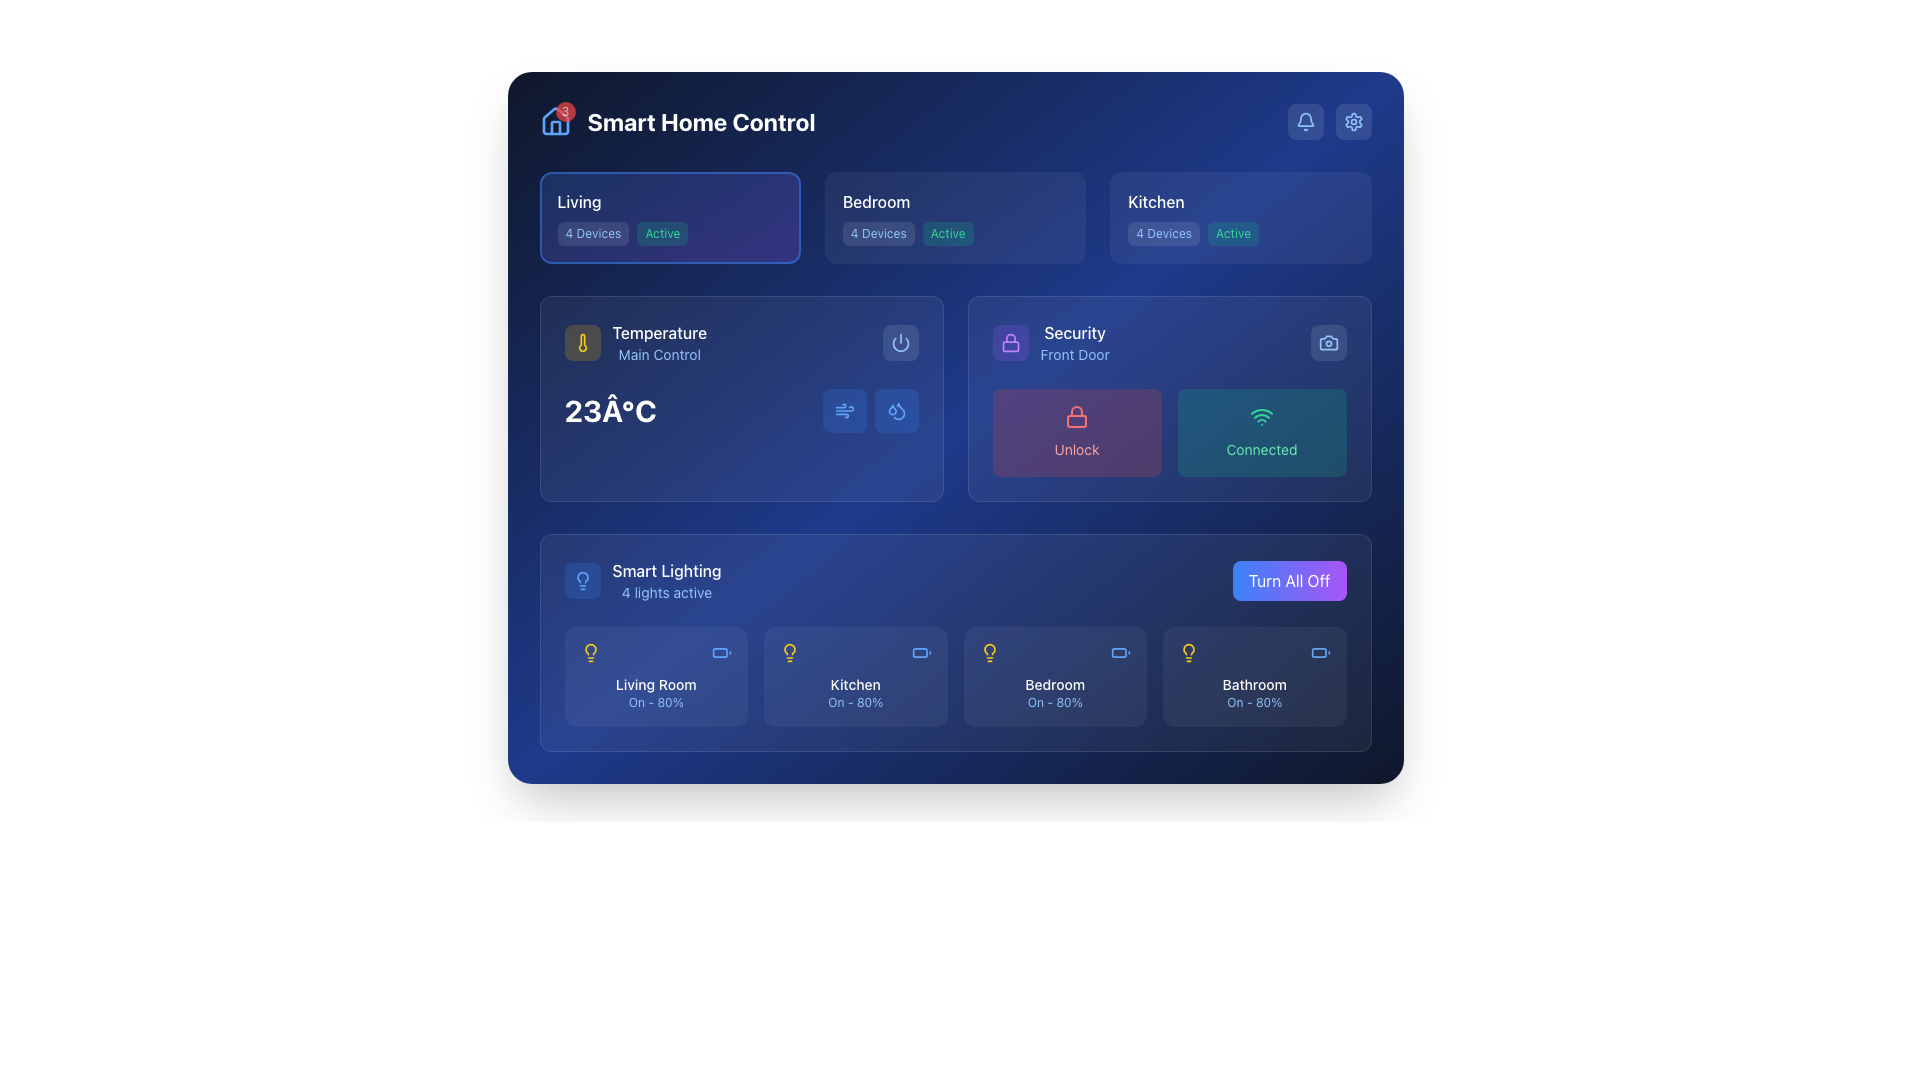 The image size is (1920, 1080). What do you see at coordinates (1054, 701) in the screenshot?
I see `the static text label indicating the operational state and intensity level of the 'Bedroom' light located in the 'Smart Lighting' panel, positioned below the 'Bedroom' title` at bounding box center [1054, 701].